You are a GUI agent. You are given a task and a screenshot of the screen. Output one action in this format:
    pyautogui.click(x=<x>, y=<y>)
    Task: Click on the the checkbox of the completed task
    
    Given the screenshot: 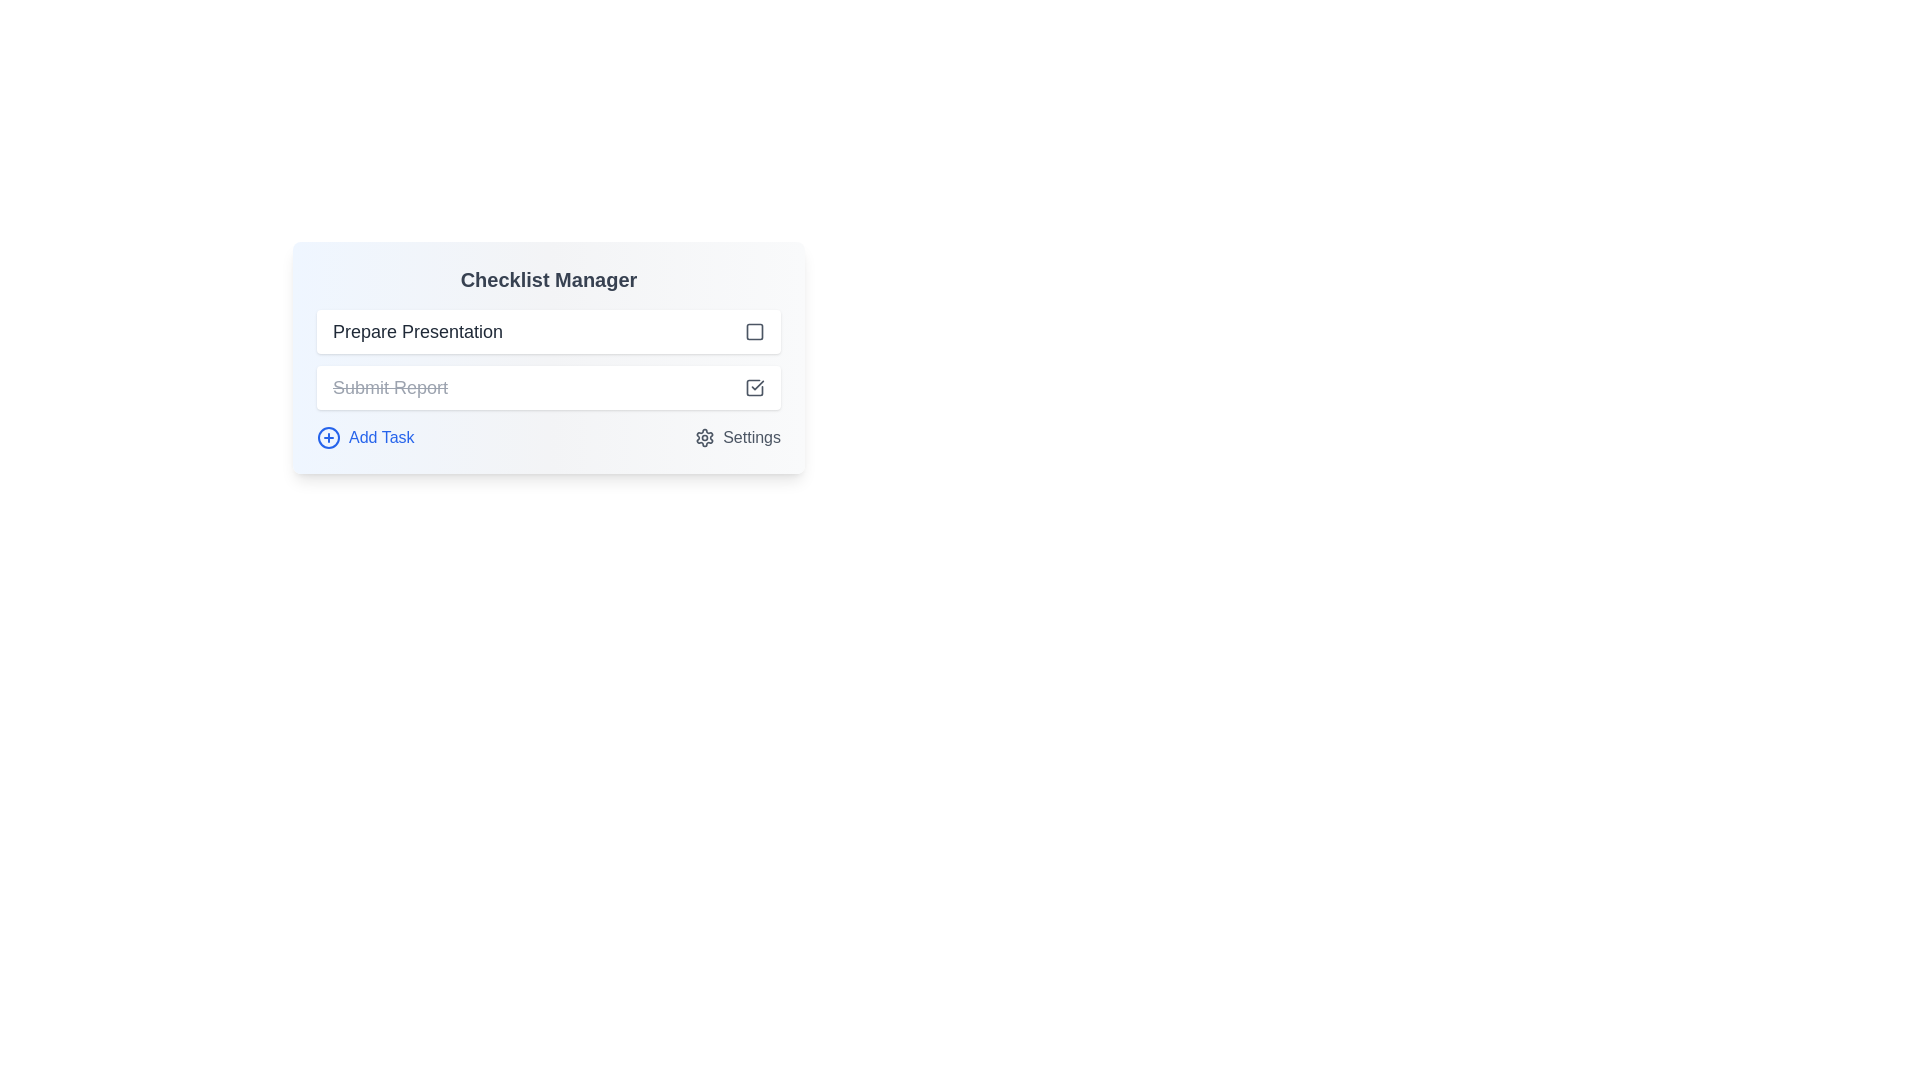 What is the action you would take?
    pyautogui.click(x=548, y=388)
    